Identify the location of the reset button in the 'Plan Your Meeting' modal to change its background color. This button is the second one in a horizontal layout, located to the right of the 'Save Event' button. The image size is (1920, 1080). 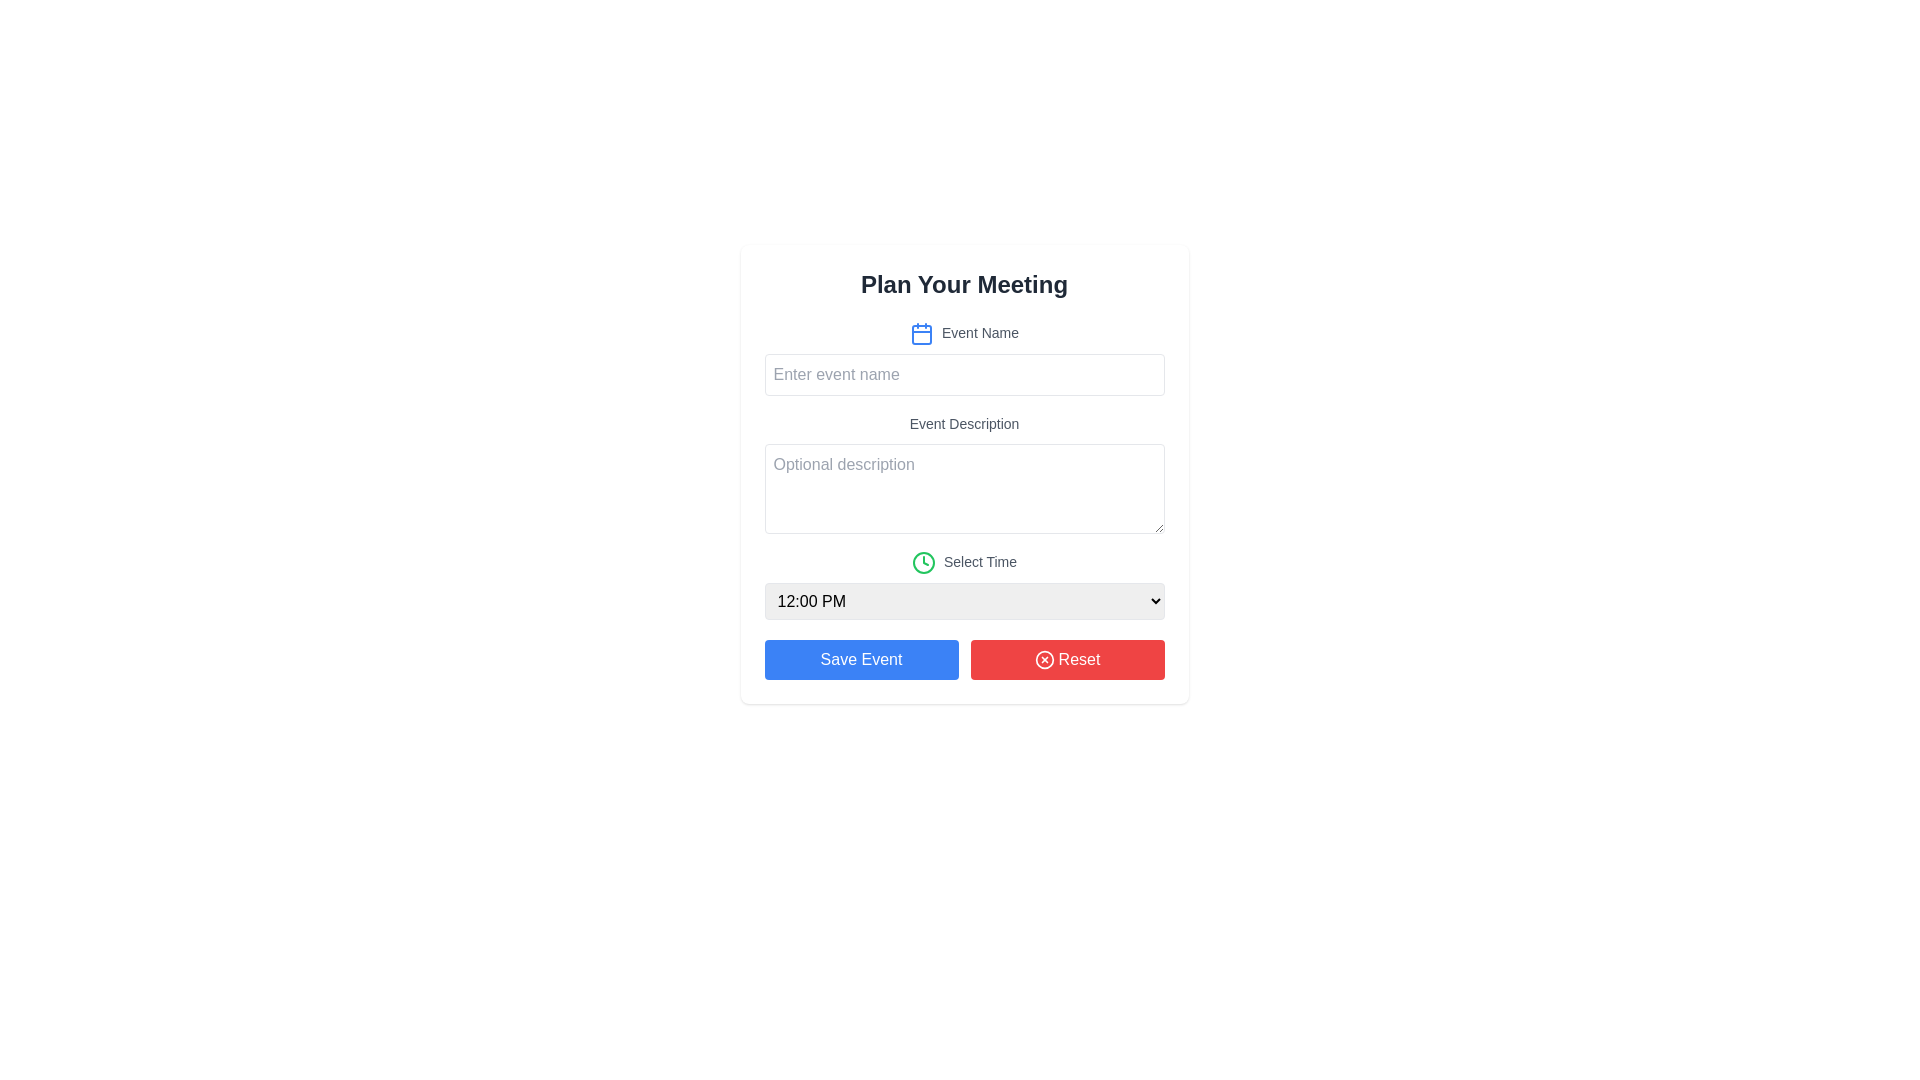
(1066, 659).